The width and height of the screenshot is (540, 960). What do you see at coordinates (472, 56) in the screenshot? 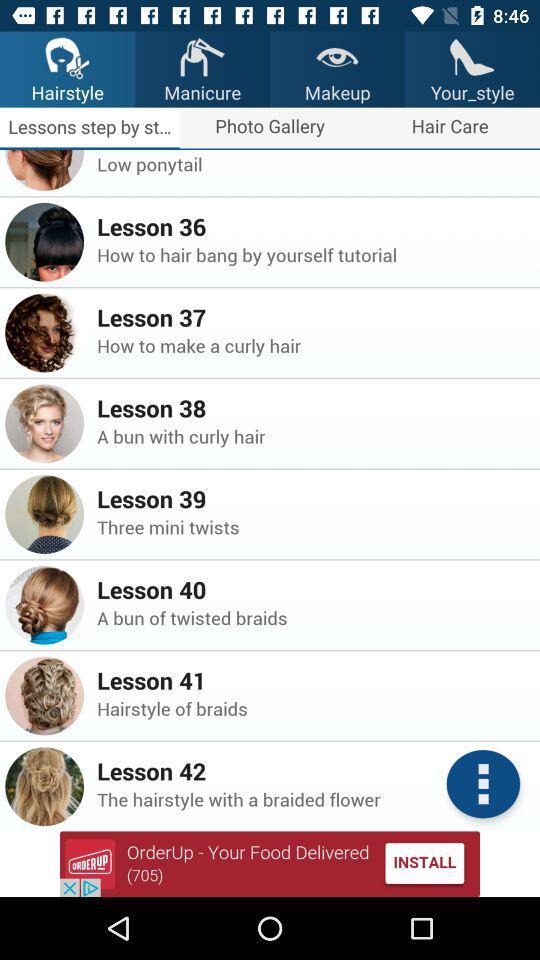
I see `the image above the text yourstyle` at bounding box center [472, 56].